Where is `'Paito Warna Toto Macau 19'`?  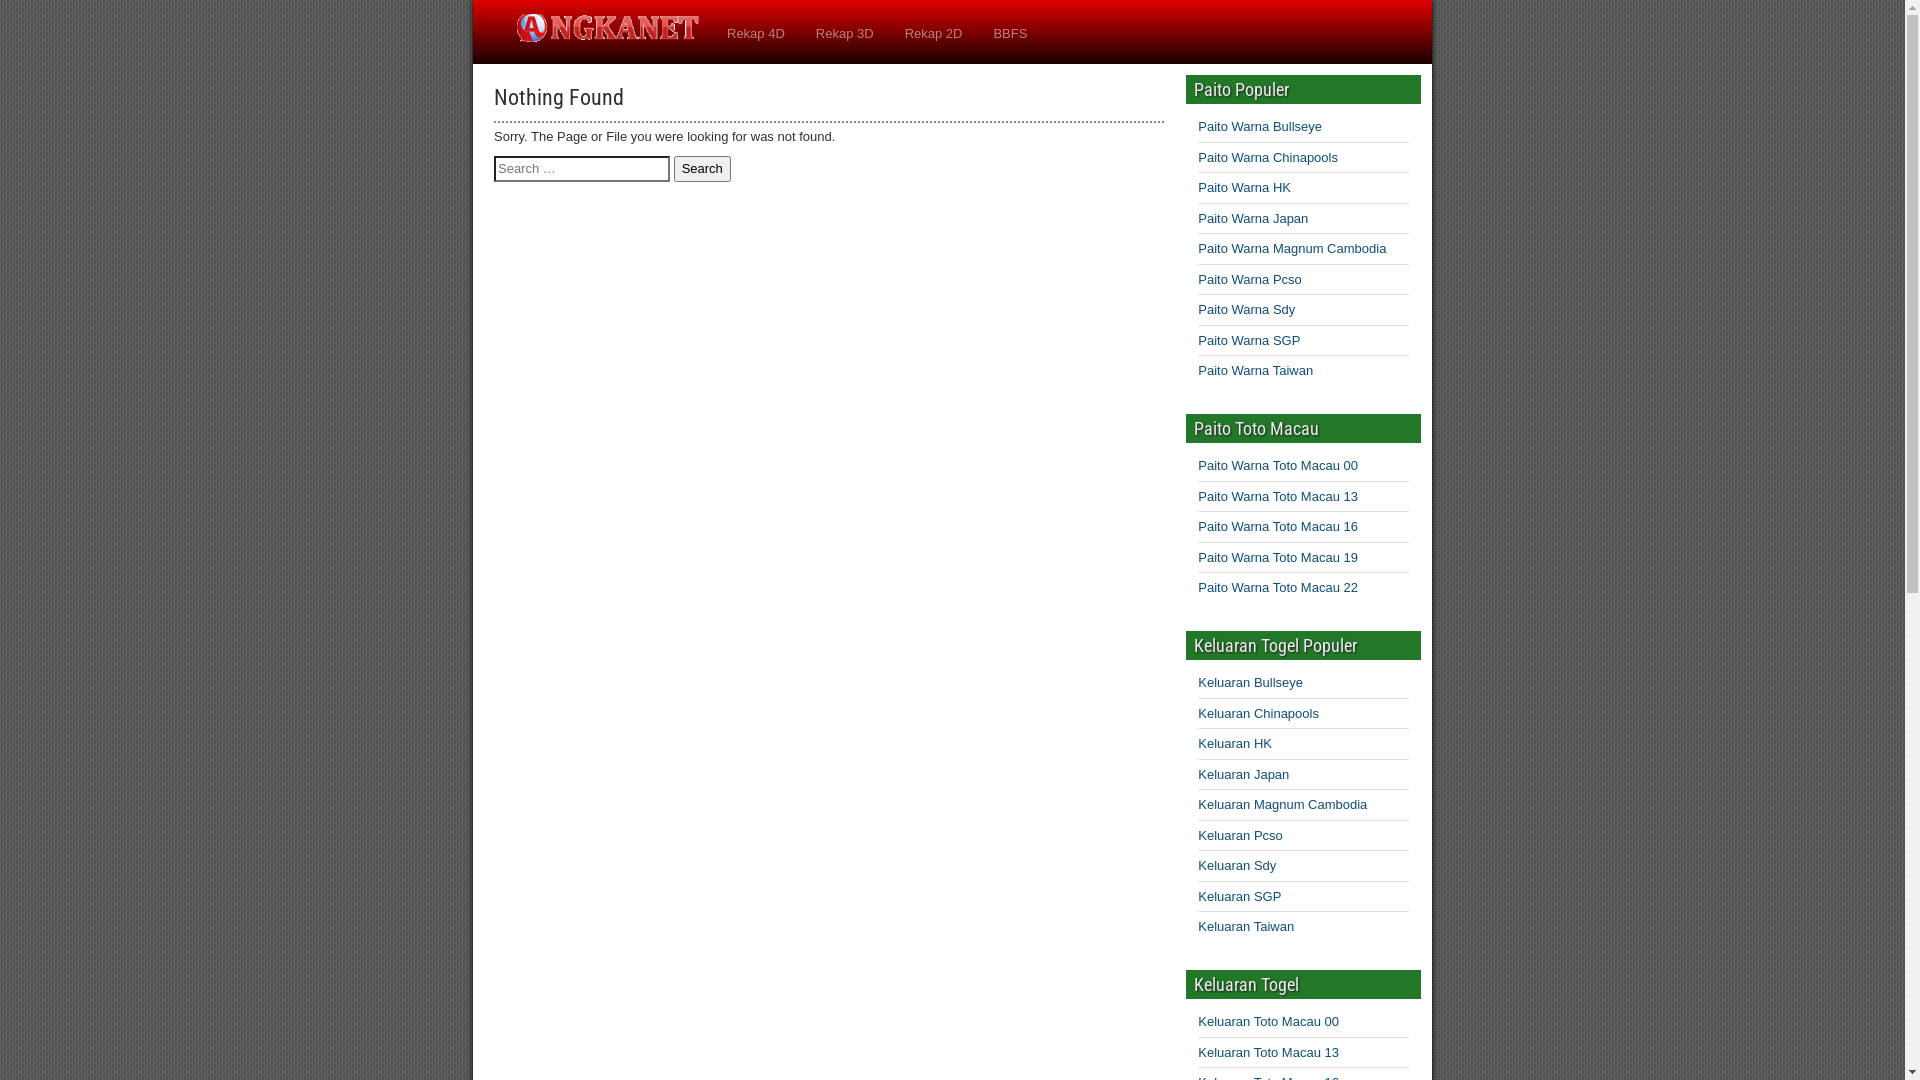
'Paito Warna Toto Macau 19' is located at coordinates (1276, 557).